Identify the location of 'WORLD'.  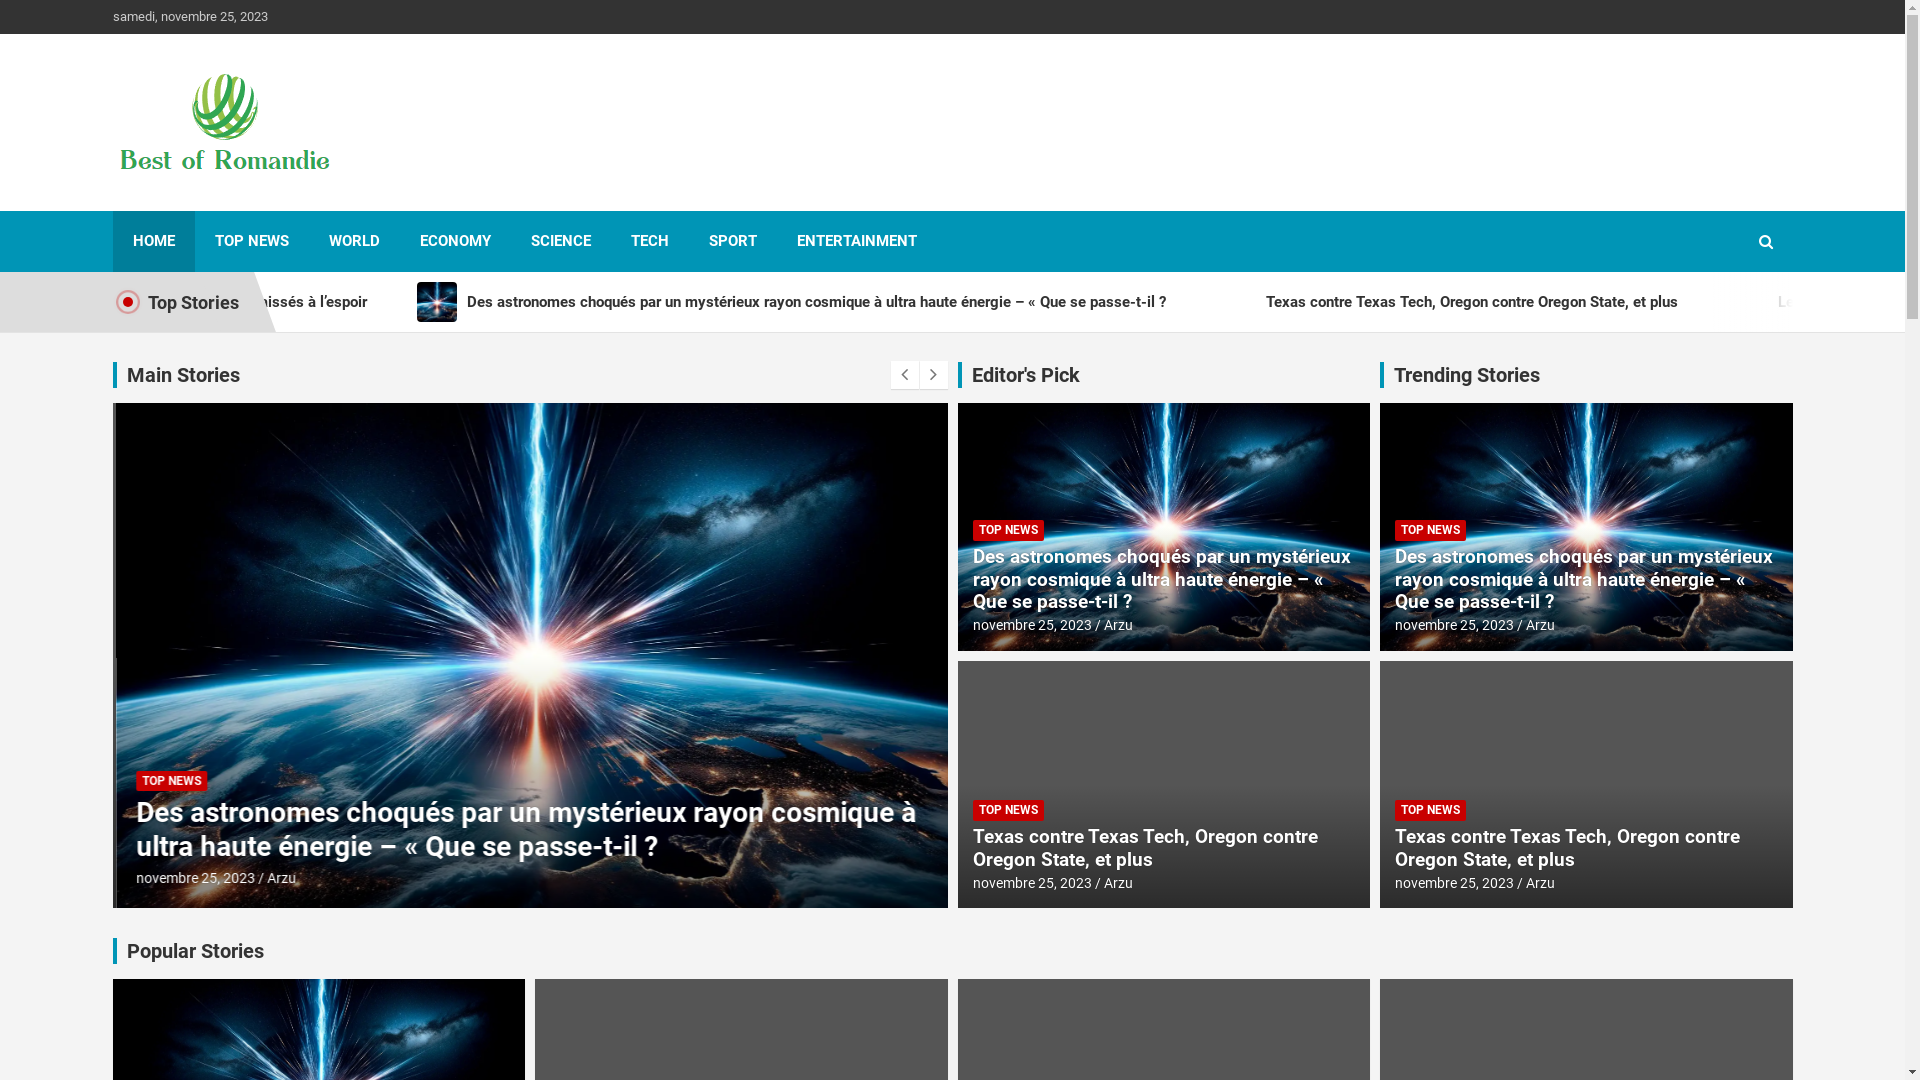
(353, 240).